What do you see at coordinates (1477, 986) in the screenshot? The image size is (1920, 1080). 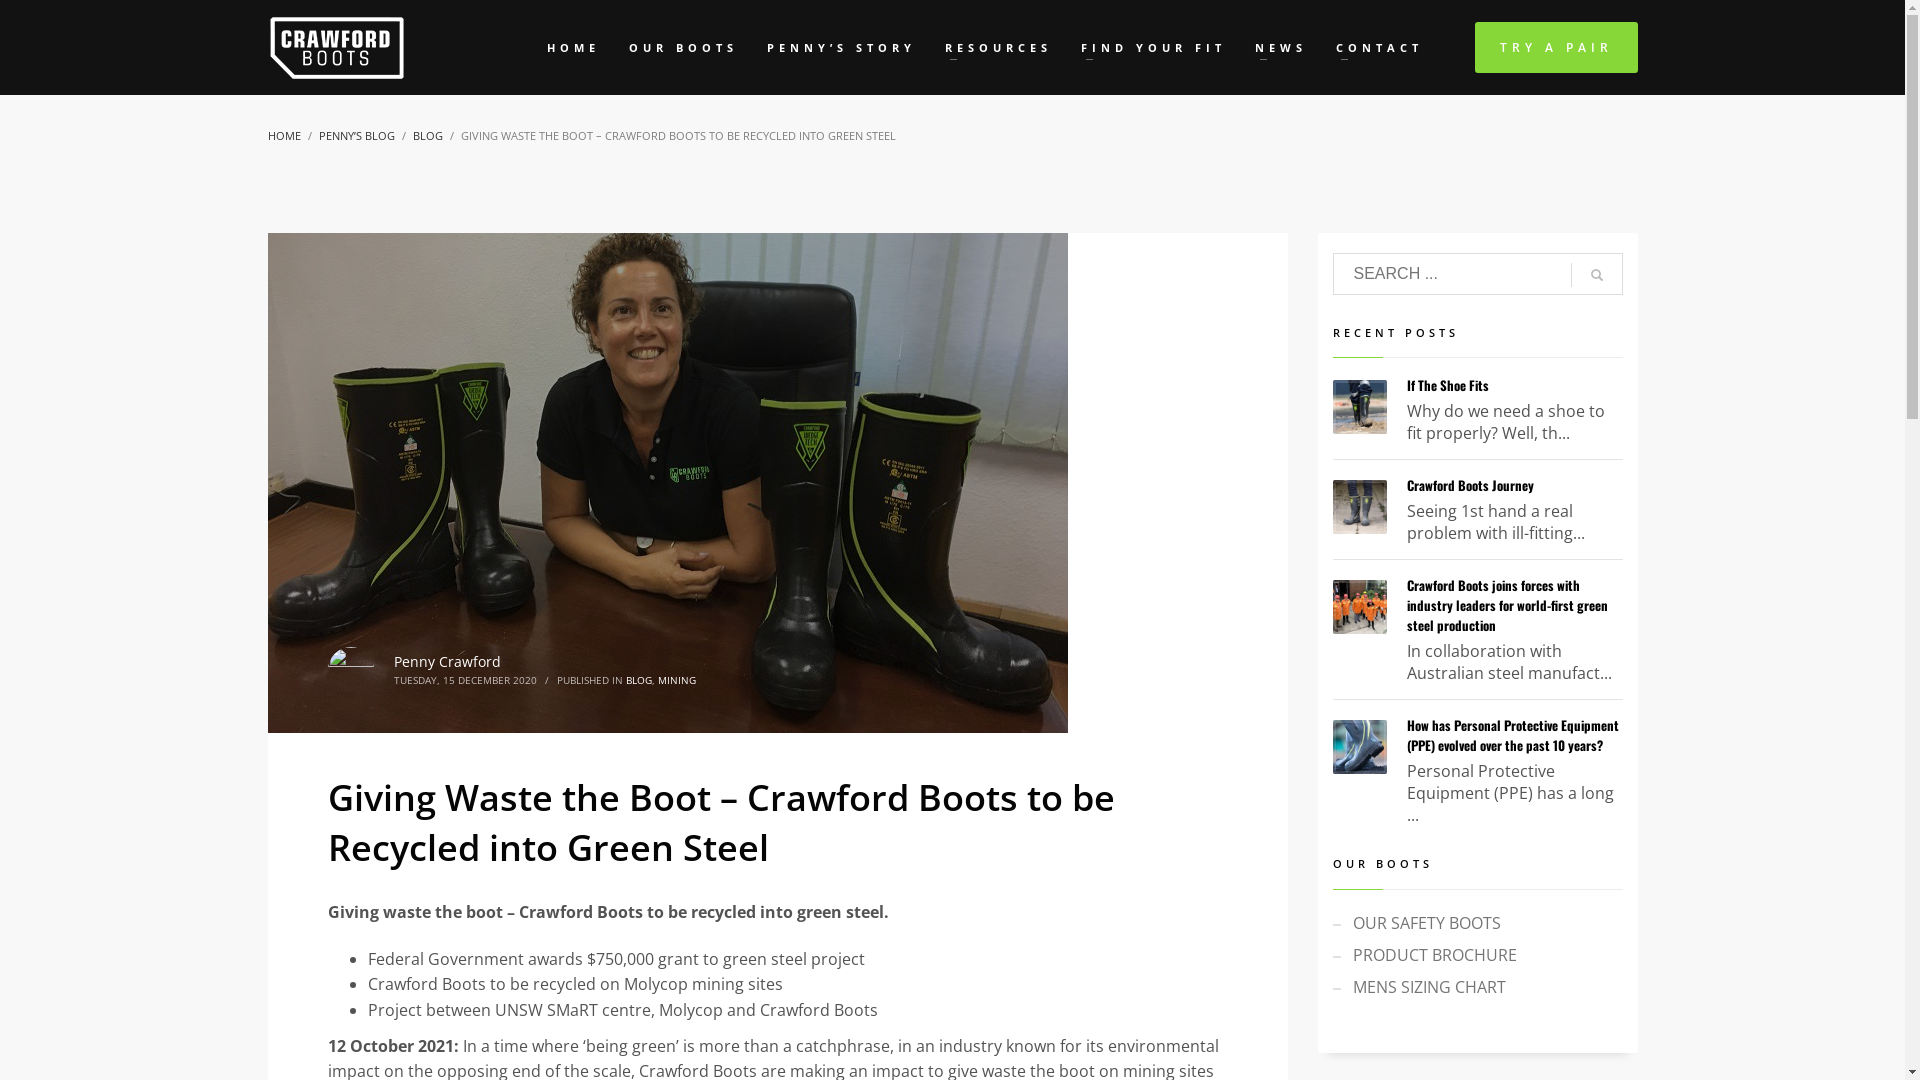 I see `'MENS SIZING CHART'` at bounding box center [1477, 986].